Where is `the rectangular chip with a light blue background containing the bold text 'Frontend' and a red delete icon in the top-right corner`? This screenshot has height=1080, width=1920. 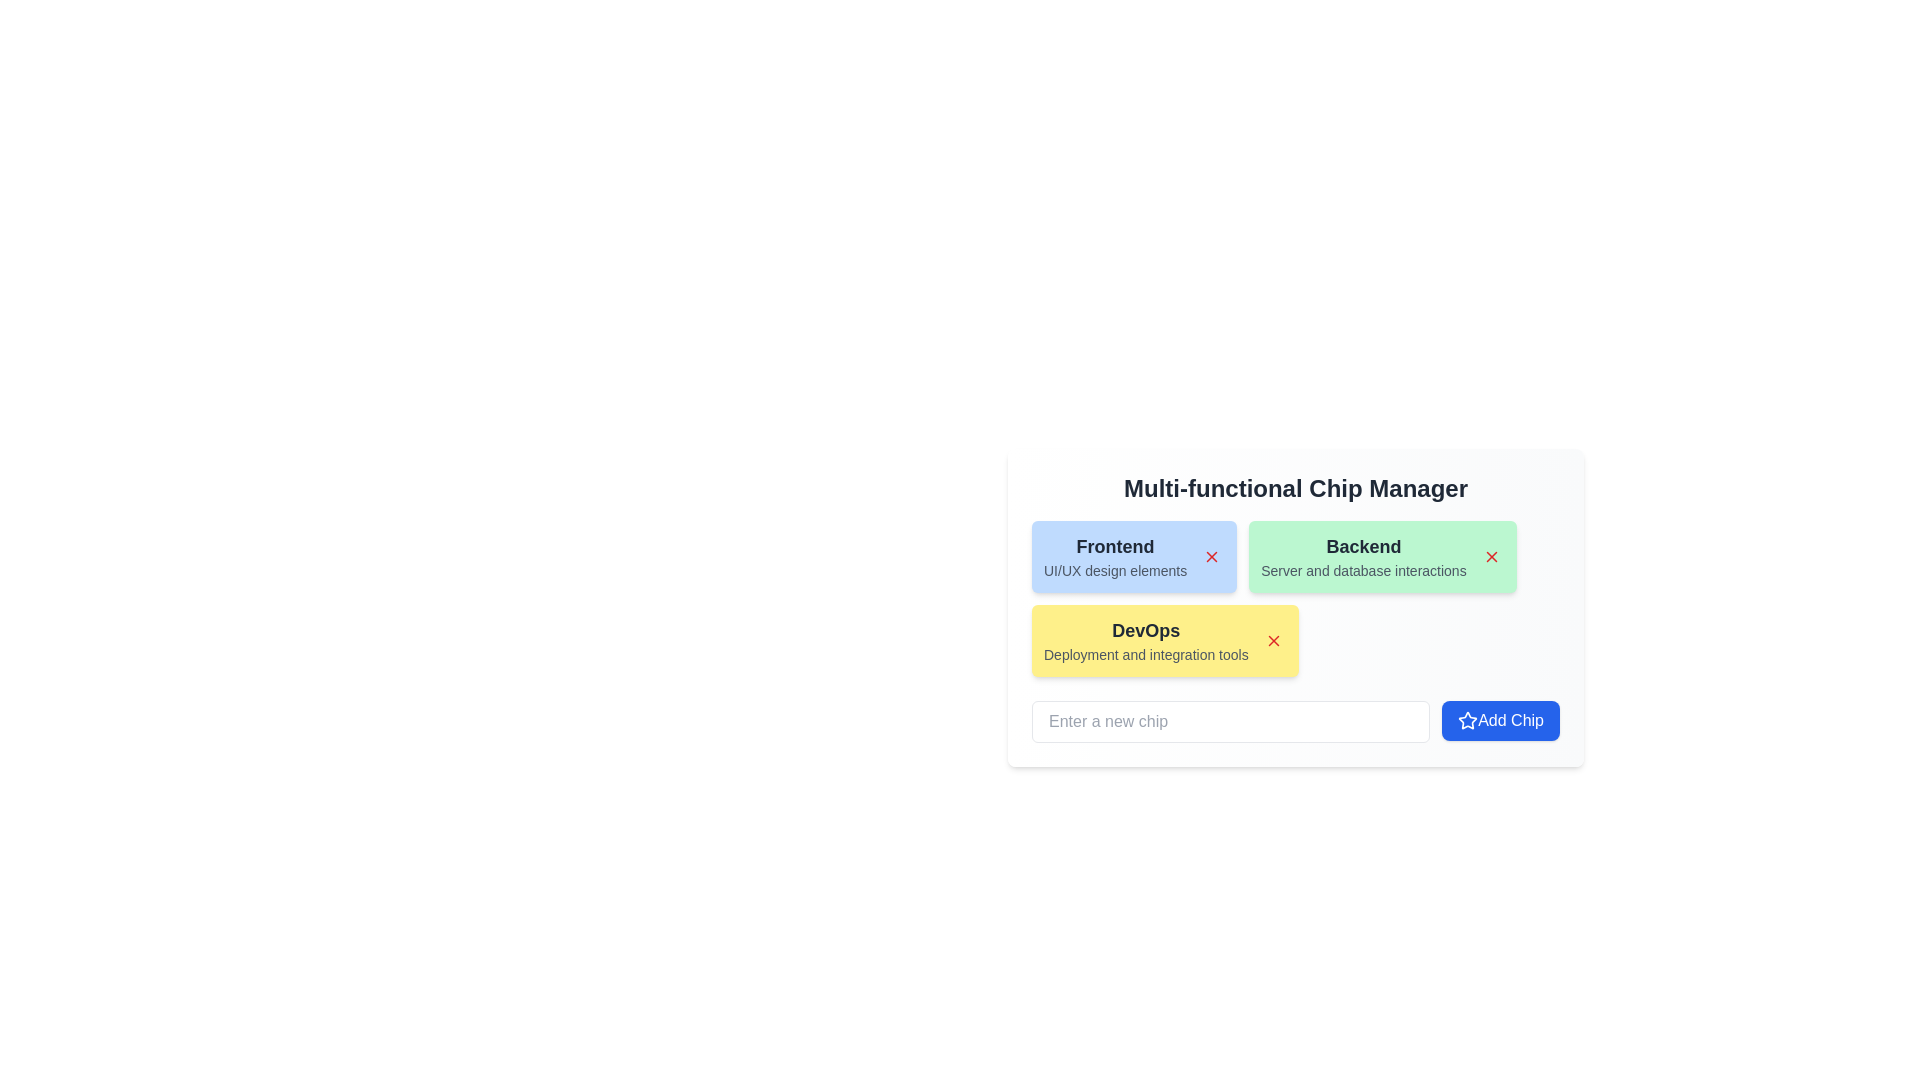
the rectangular chip with a light blue background containing the bold text 'Frontend' and a red delete icon in the top-right corner is located at coordinates (1134, 556).